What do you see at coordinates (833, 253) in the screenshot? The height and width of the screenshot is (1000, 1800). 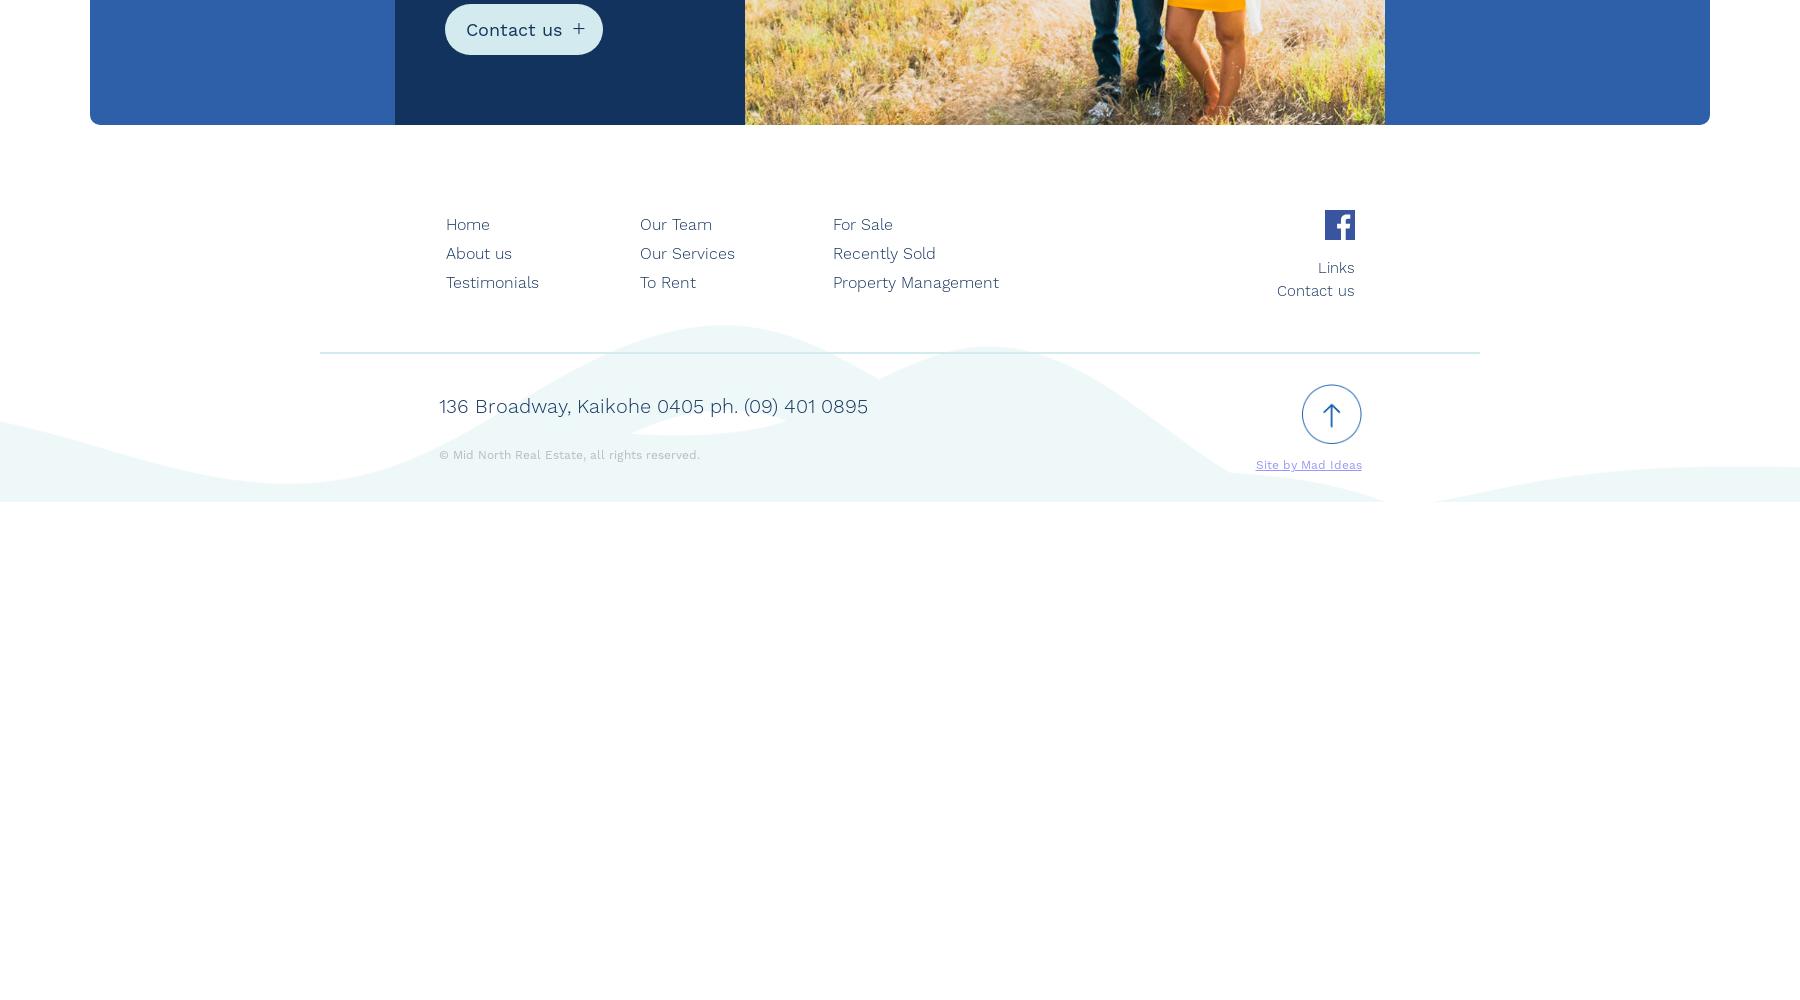 I see `'Recently Sold'` at bounding box center [833, 253].